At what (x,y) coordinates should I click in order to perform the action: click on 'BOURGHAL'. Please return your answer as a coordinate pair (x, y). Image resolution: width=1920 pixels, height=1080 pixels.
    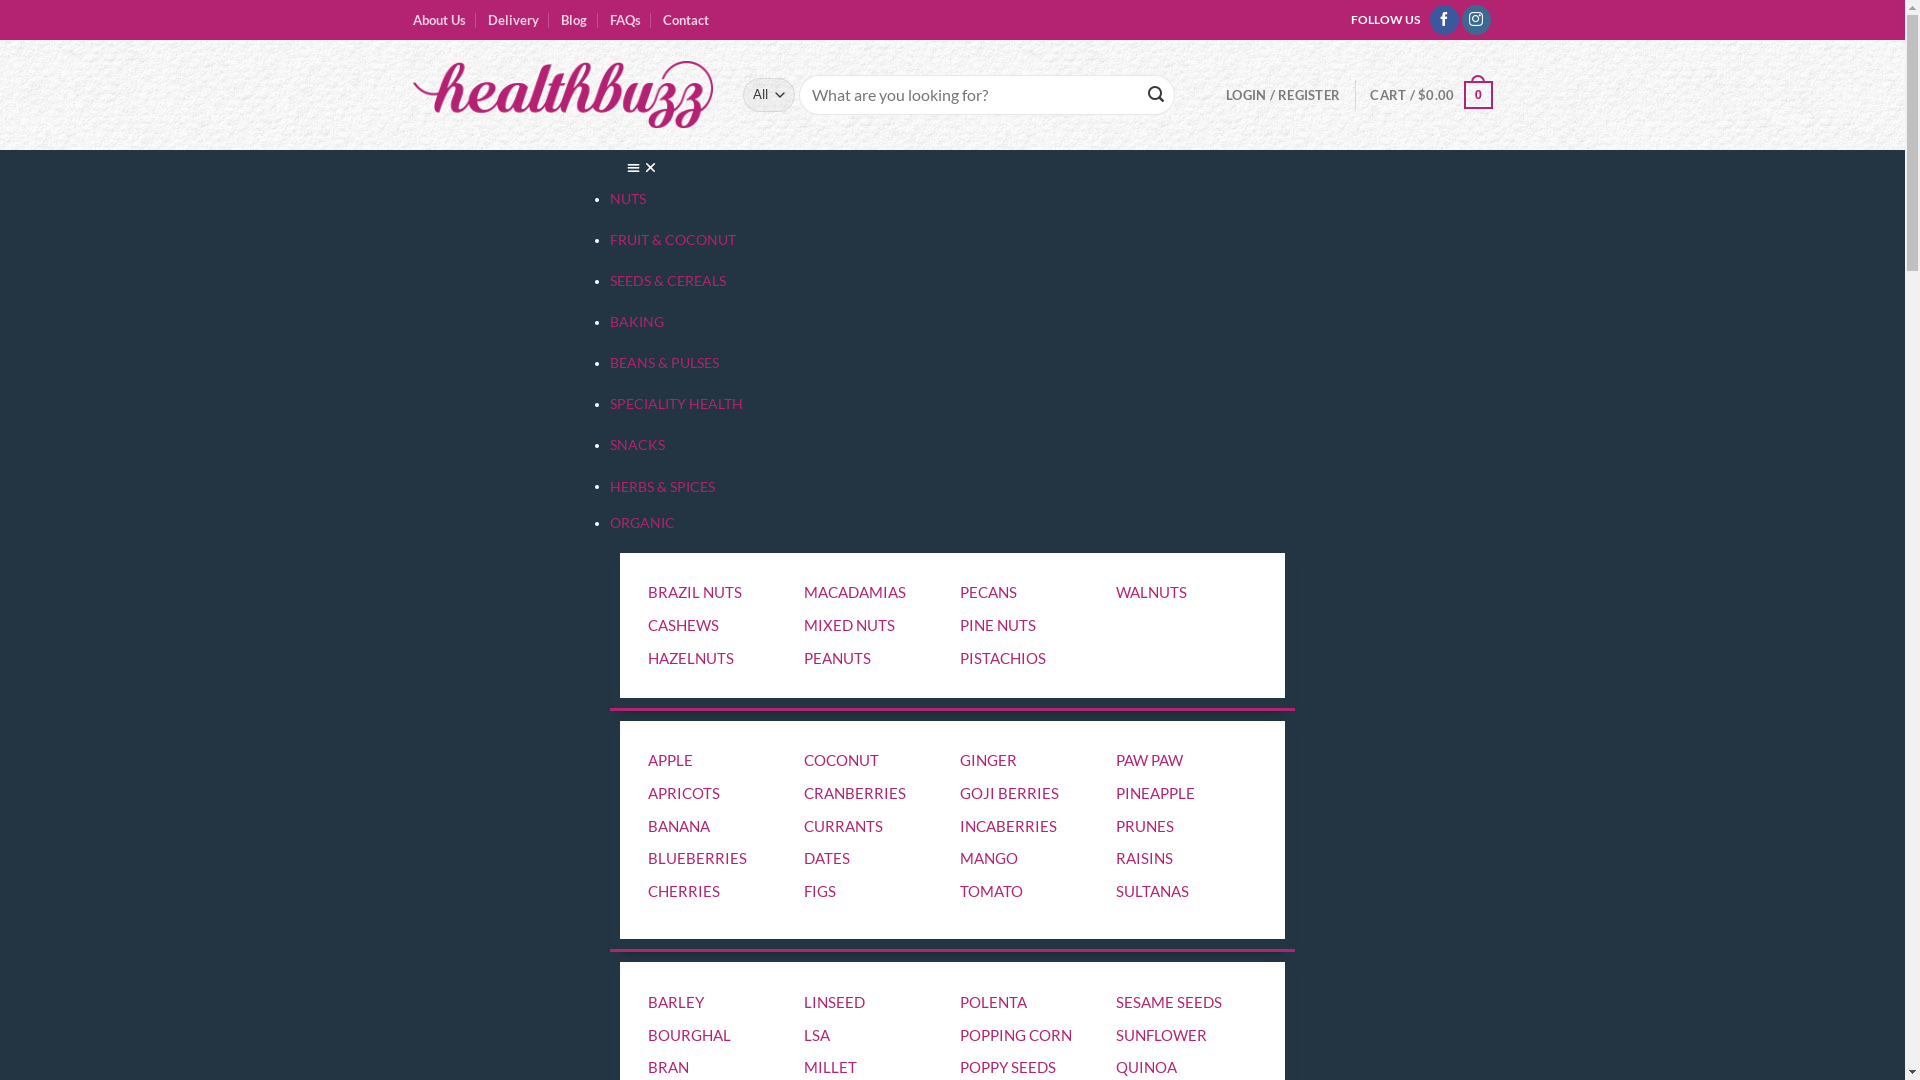
    Looking at the image, I should click on (689, 1034).